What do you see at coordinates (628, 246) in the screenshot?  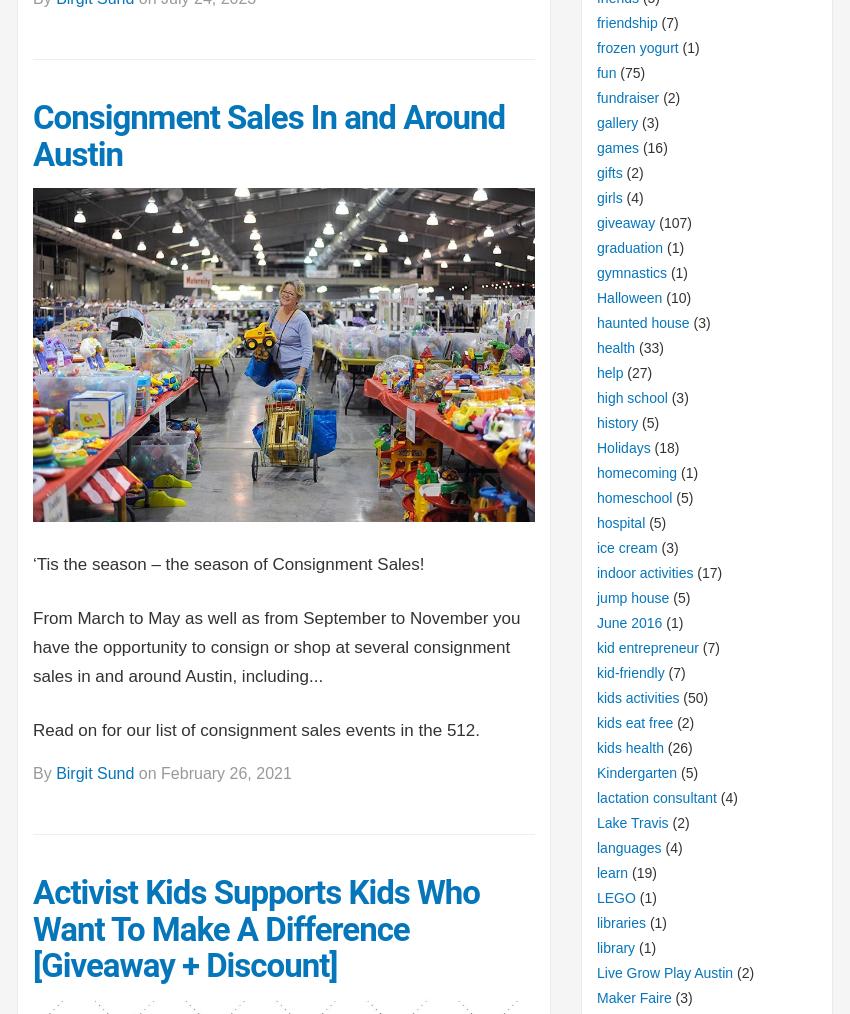 I see `'graduation'` at bounding box center [628, 246].